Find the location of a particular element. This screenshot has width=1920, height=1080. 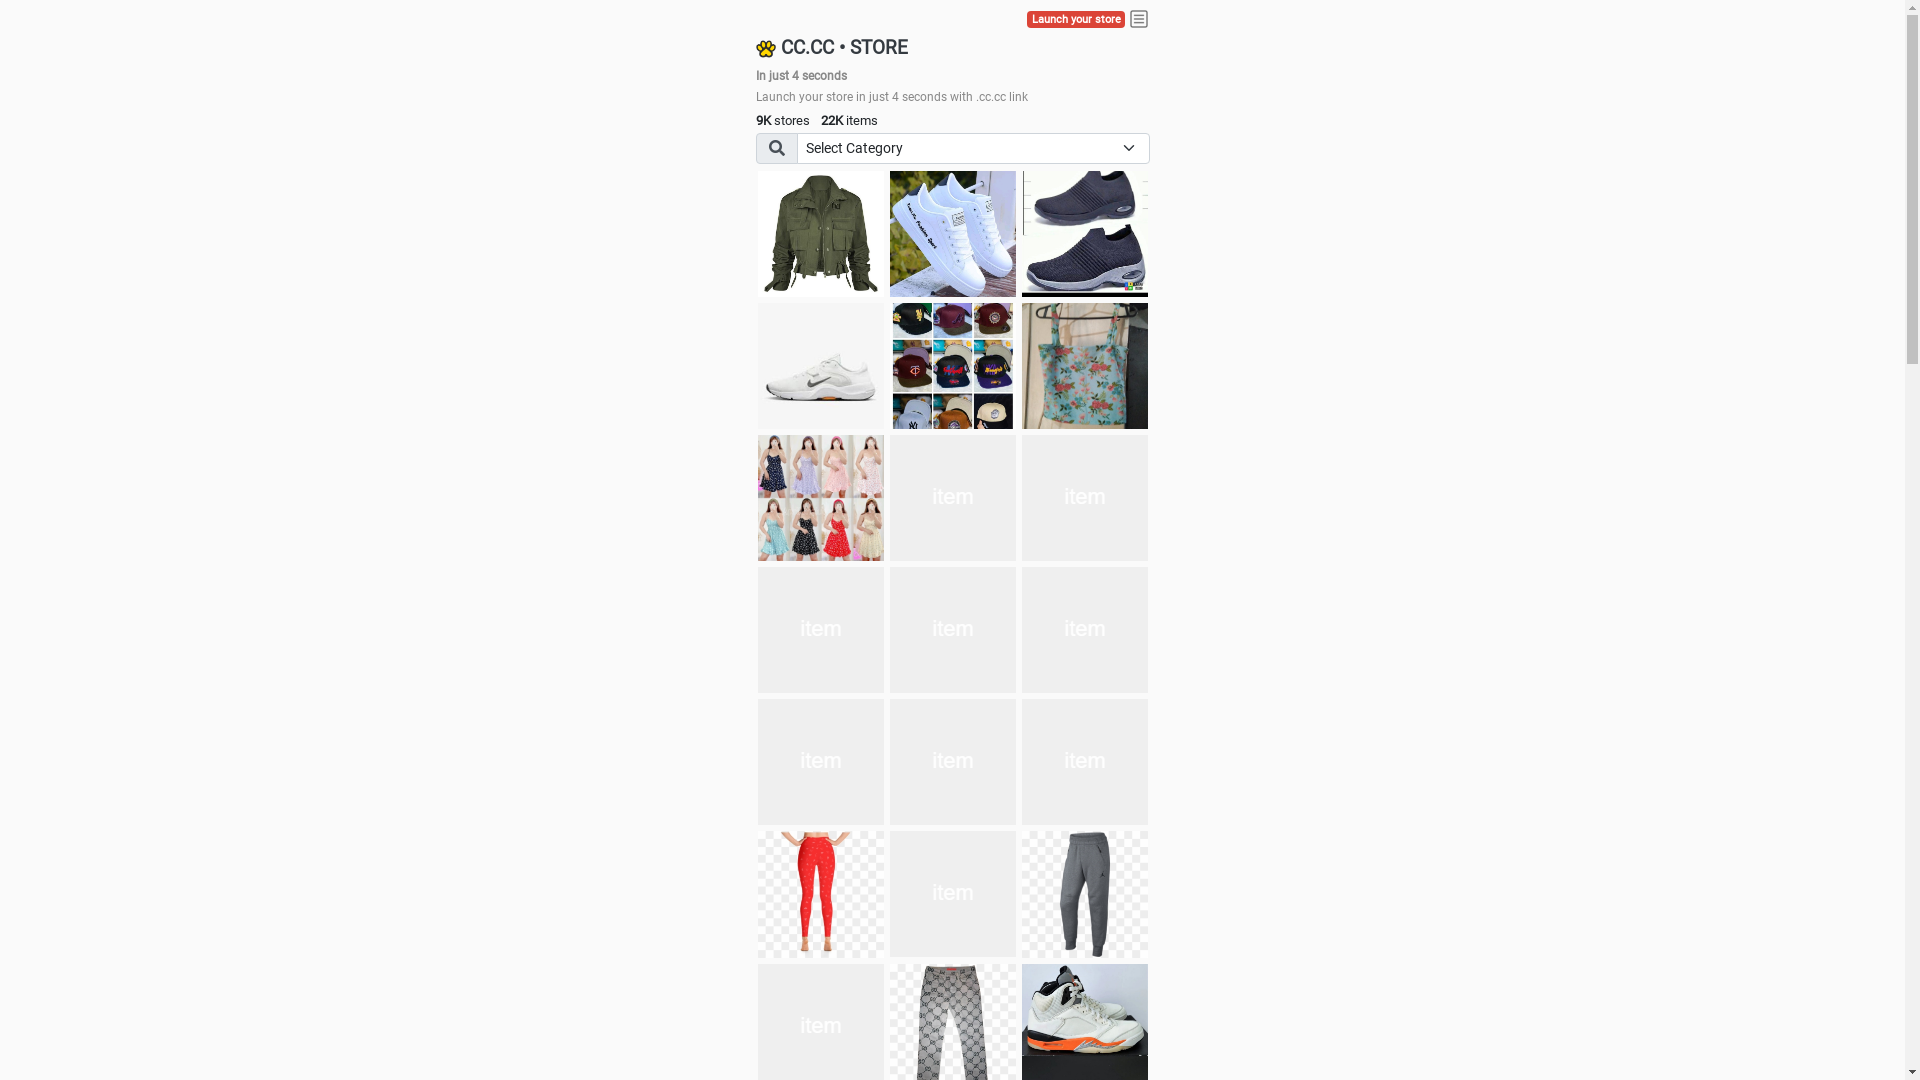

'jacket' is located at coordinates (757, 233).